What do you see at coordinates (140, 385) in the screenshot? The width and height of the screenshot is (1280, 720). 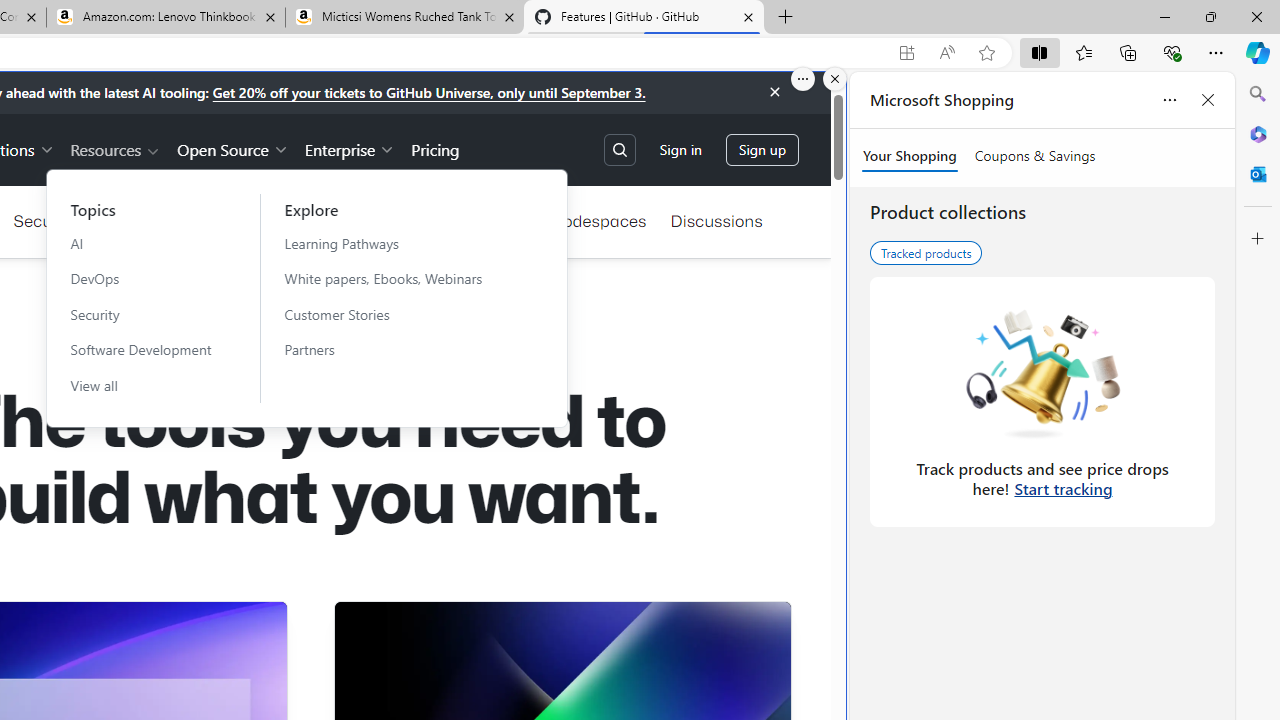 I see `'View all'` at bounding box center [140, 385].